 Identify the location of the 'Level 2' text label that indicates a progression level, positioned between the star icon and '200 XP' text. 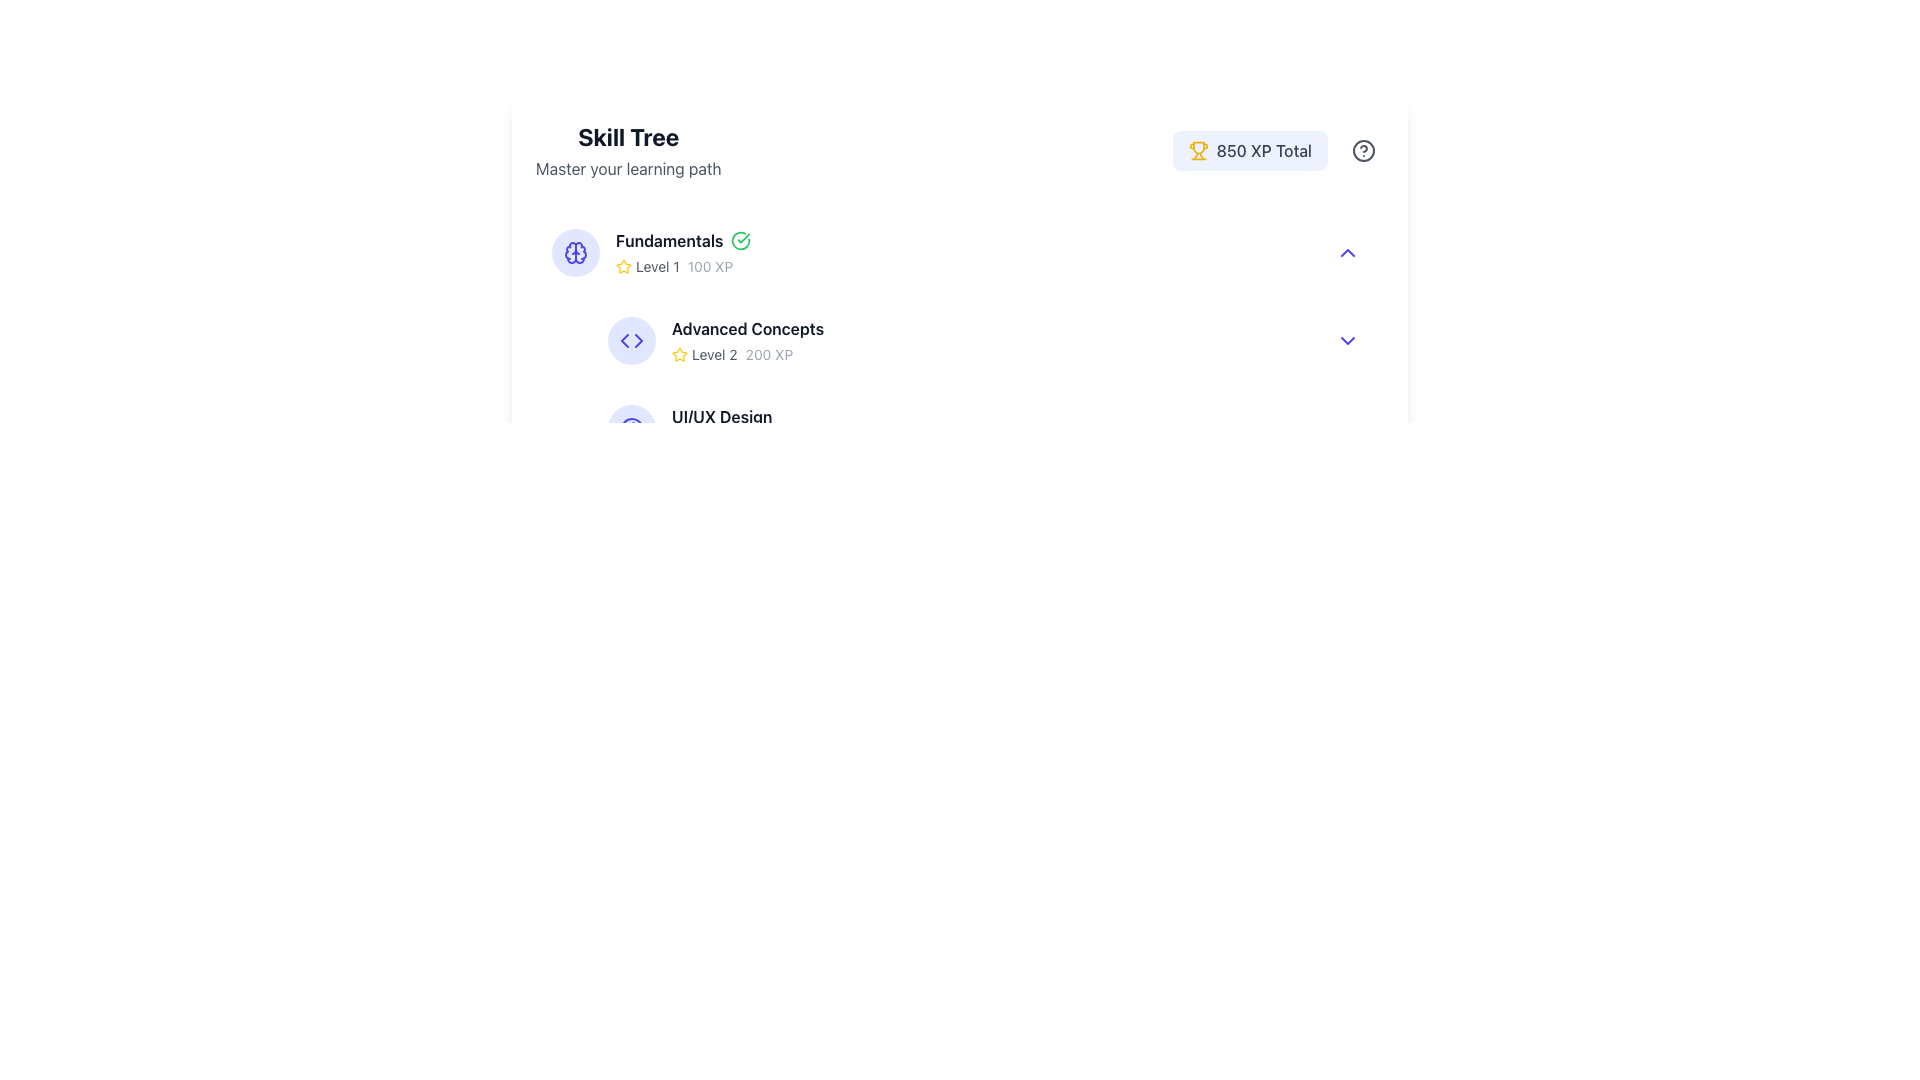
(714, 353).